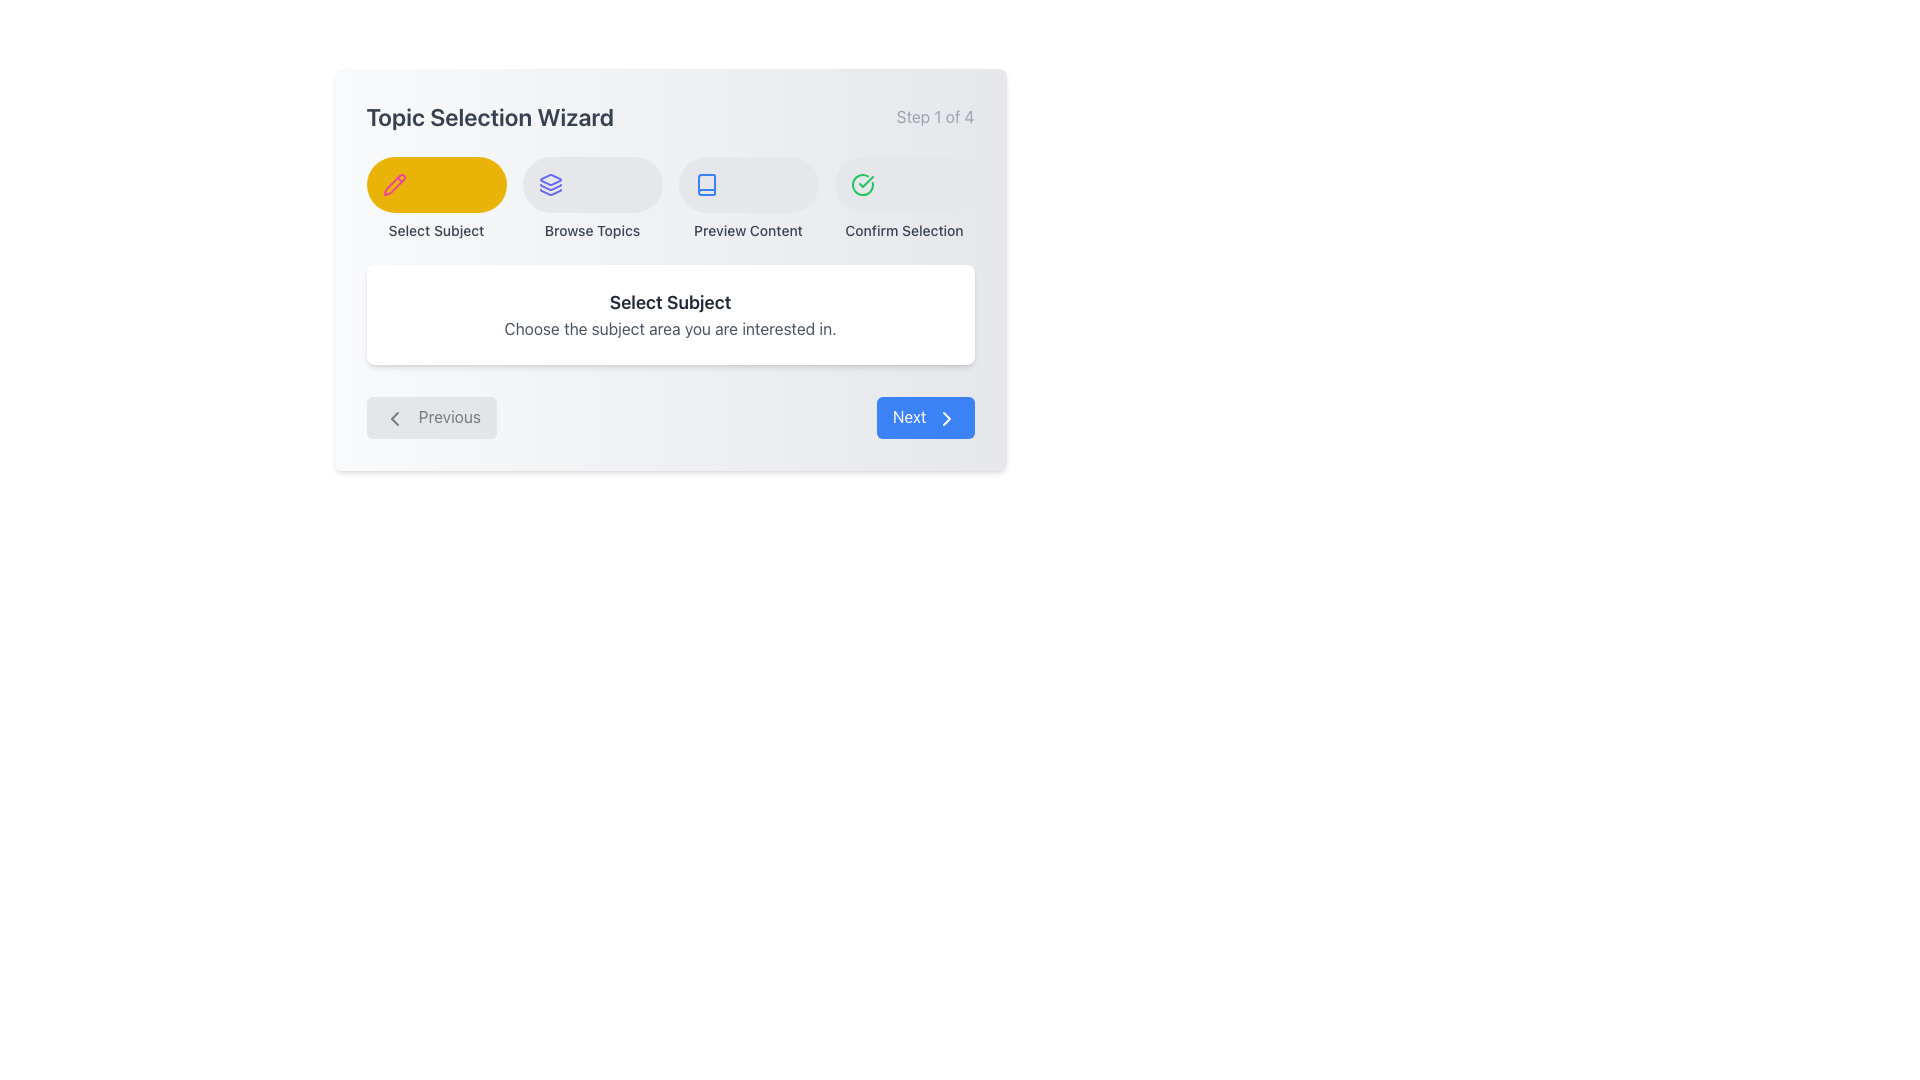 The width and height of the screenshot is (1920, 1080). I want to click on the 'Preview Content' button in the navigation menu, so click(747, 185).